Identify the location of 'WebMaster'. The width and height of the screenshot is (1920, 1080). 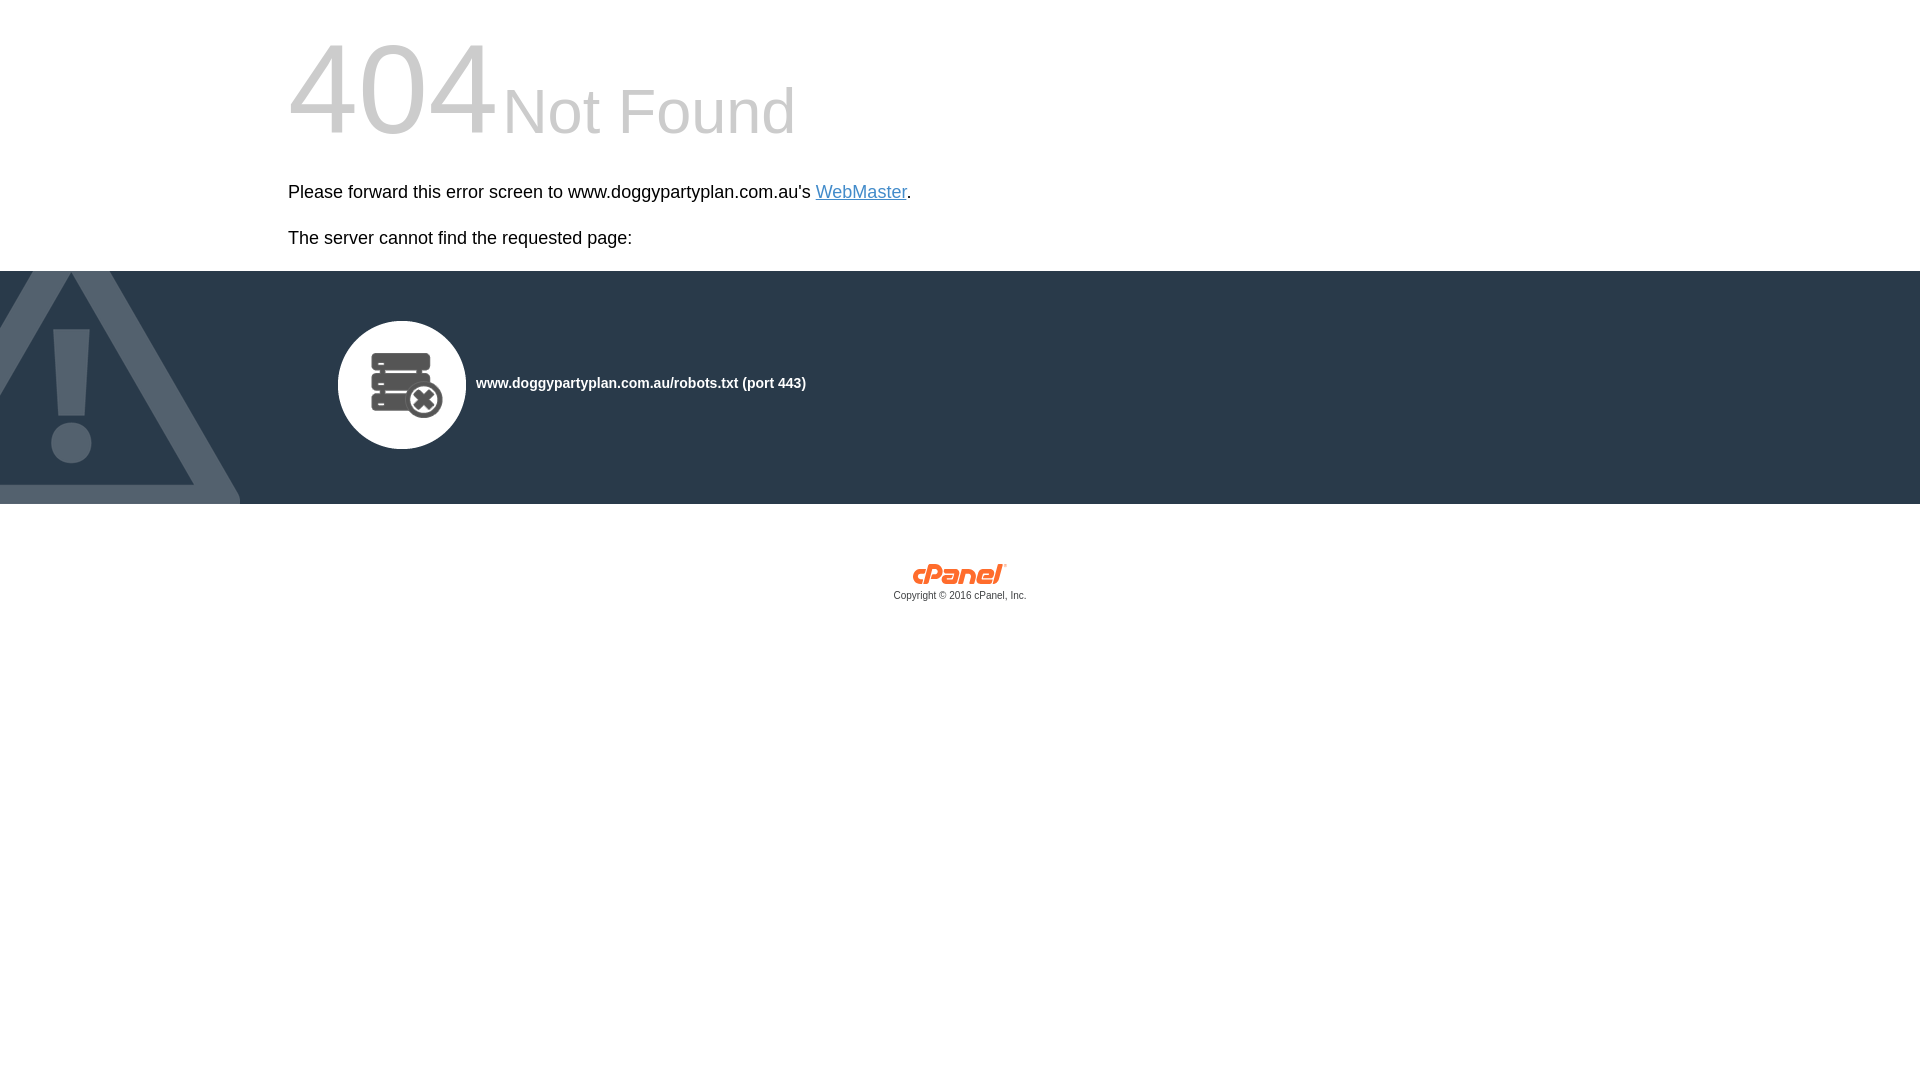
(861, 192).